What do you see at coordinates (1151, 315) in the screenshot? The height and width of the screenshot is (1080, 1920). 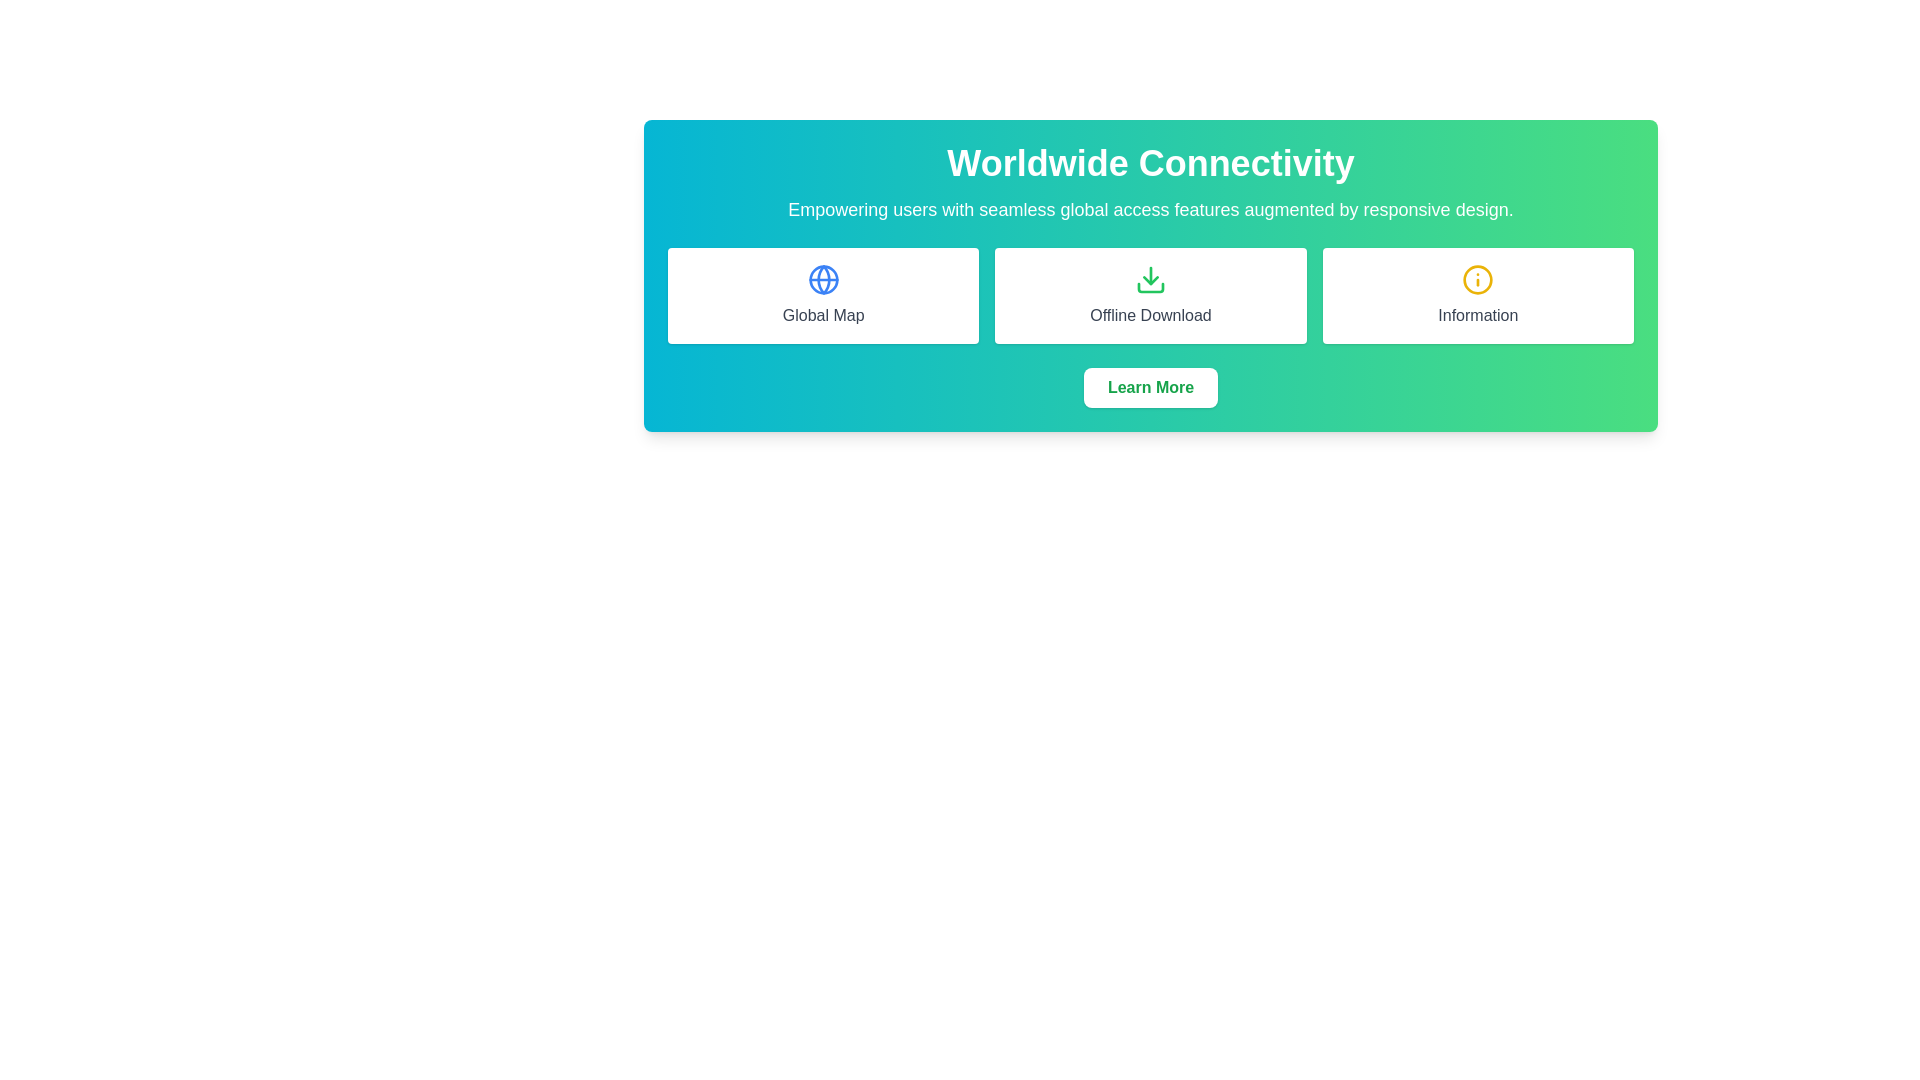 I see `the text label that reads 'Offline Download', which is styled in gray and located beneath the download icon in the central card of a three-card layout` at bounding box center [1151, 315].